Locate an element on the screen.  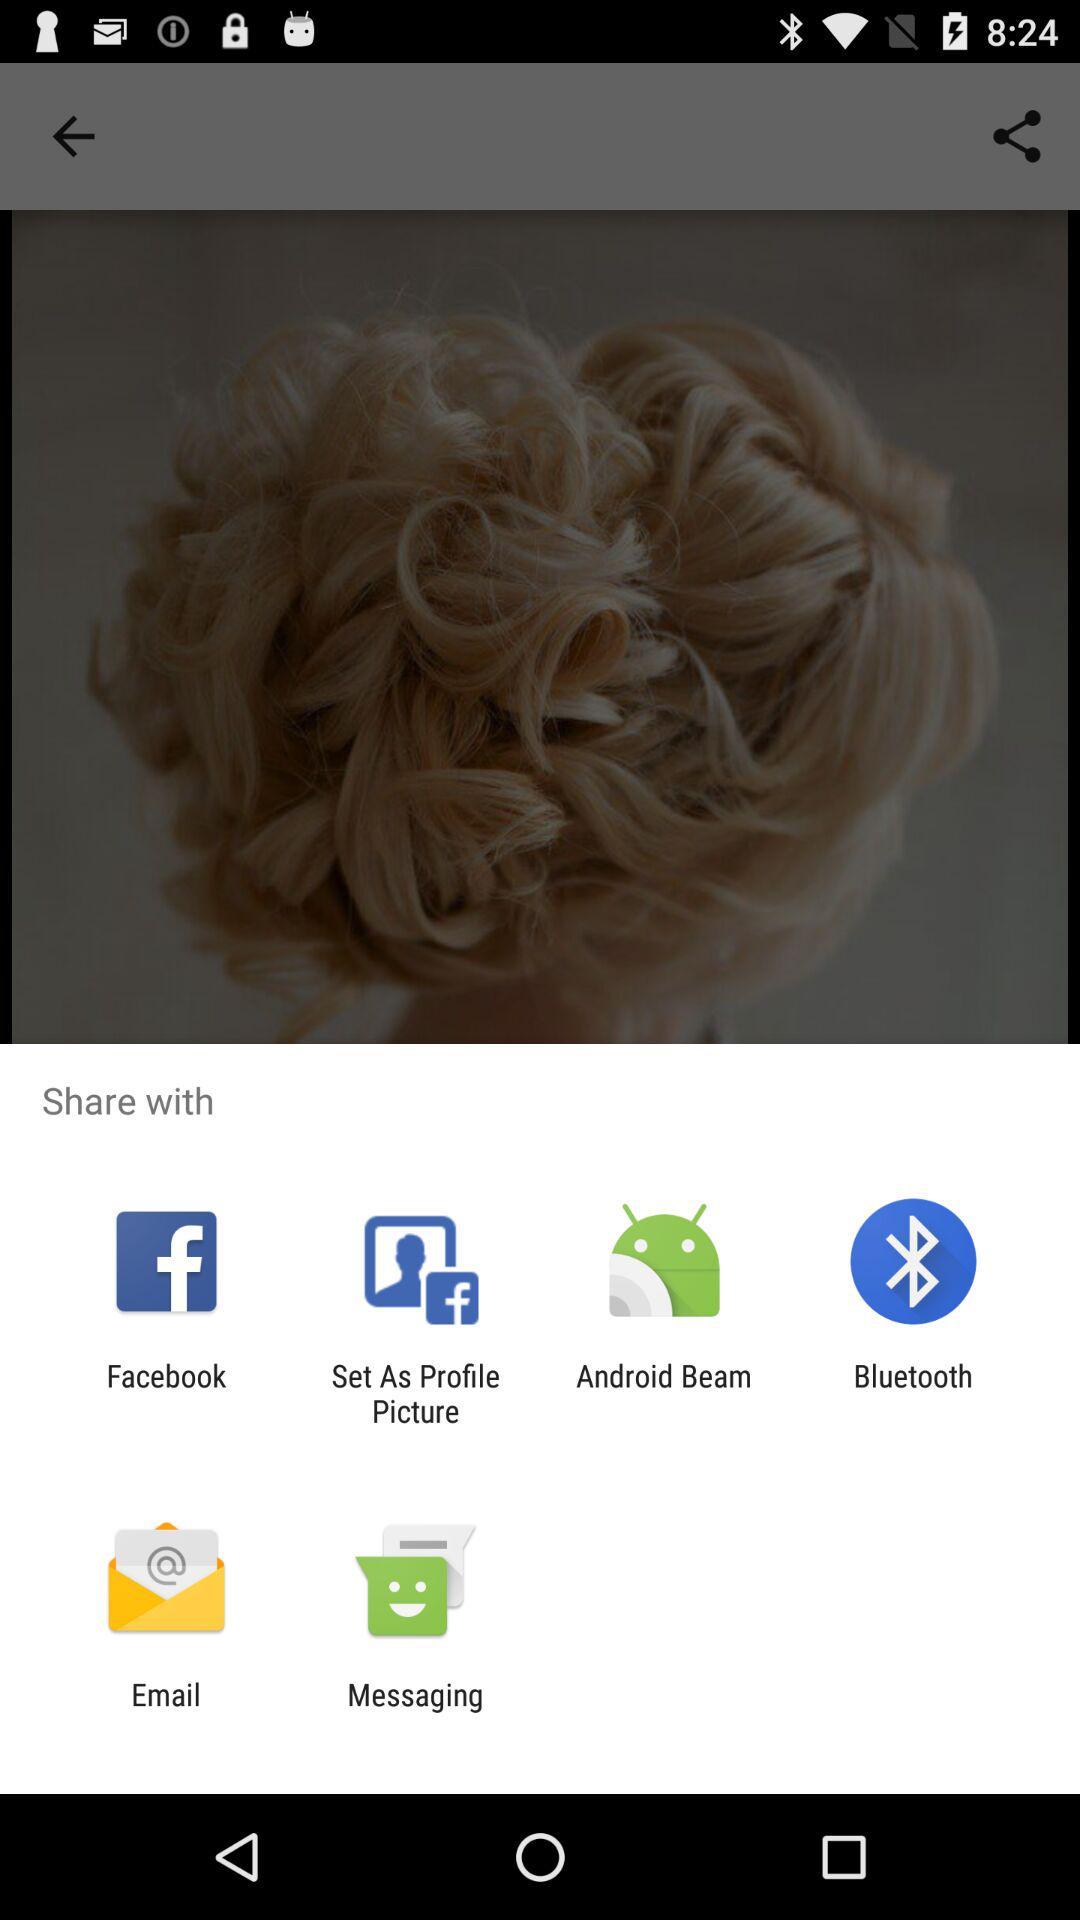
app to the left of set as profile icon is located at coordinates (165, 1392).